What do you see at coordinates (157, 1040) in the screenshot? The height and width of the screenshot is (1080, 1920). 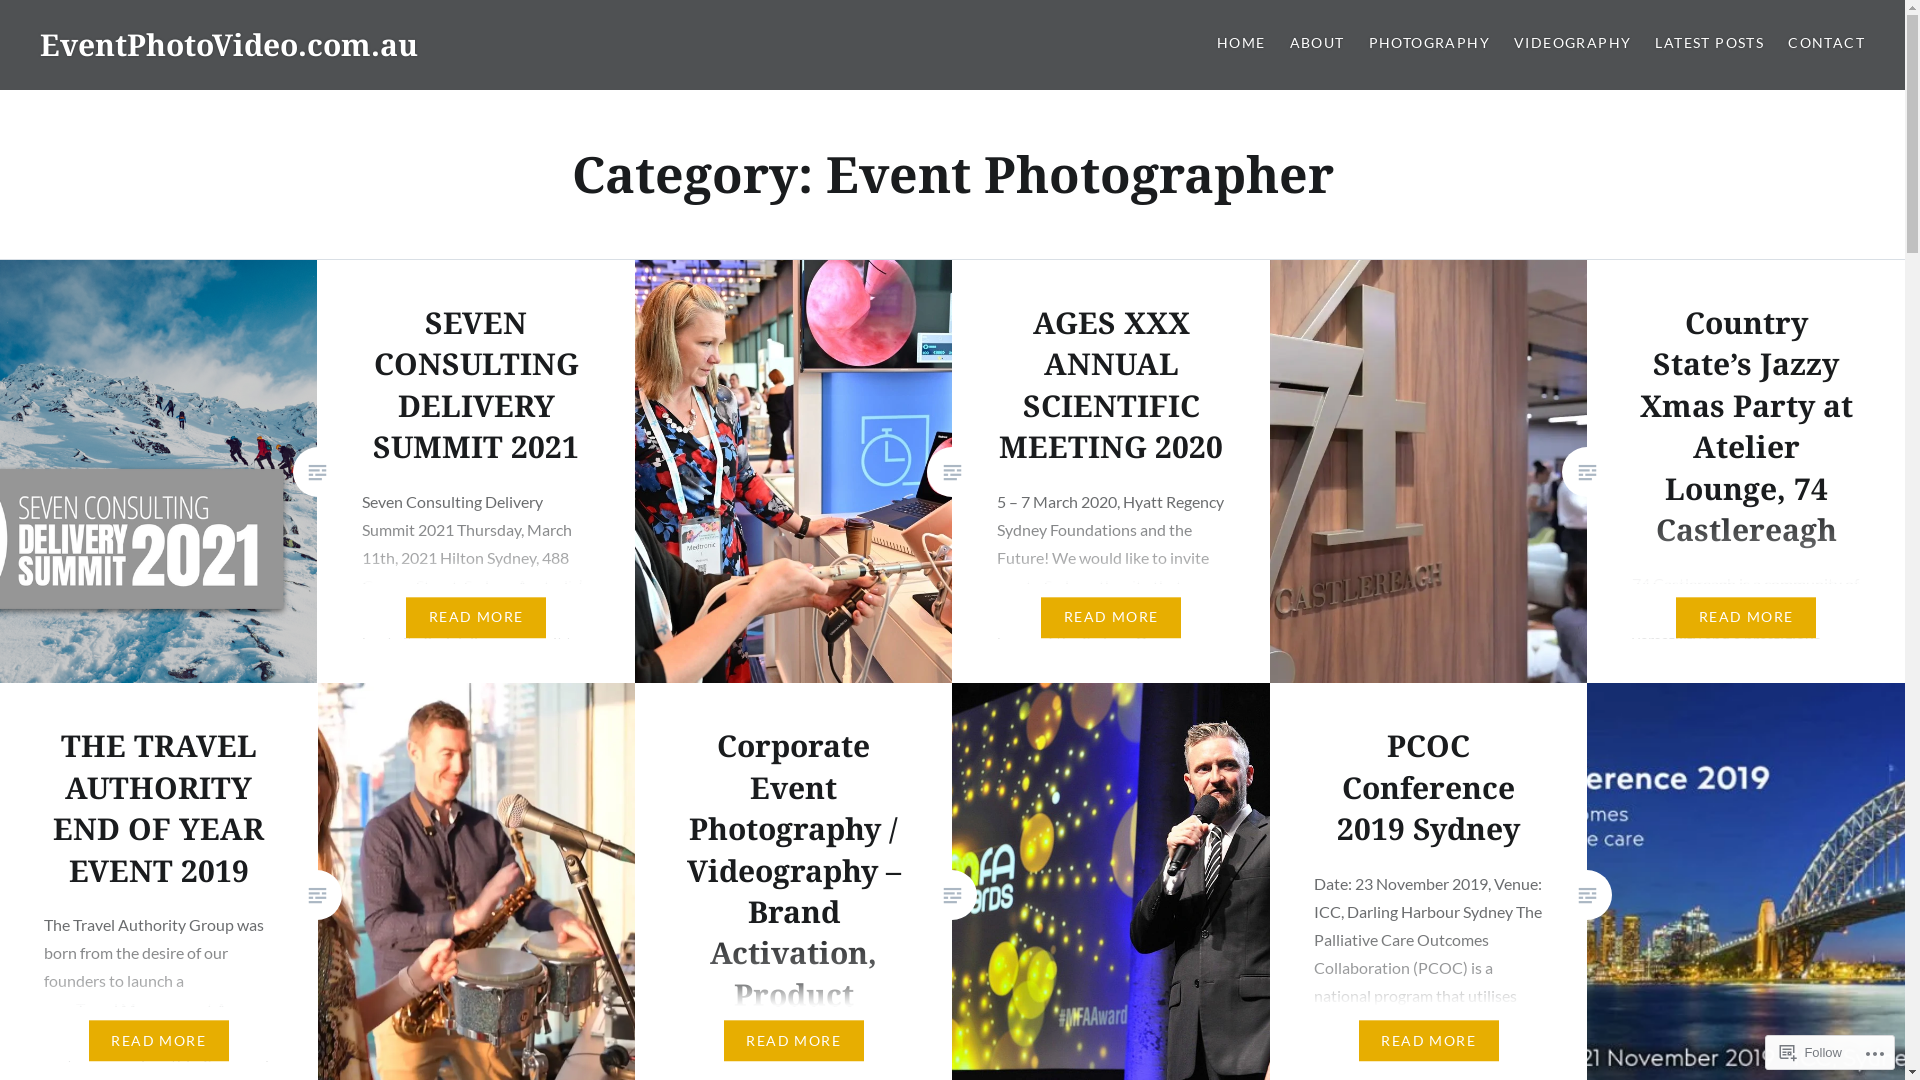 I see `'READ MORE'` at bounding box center [157, 1040].